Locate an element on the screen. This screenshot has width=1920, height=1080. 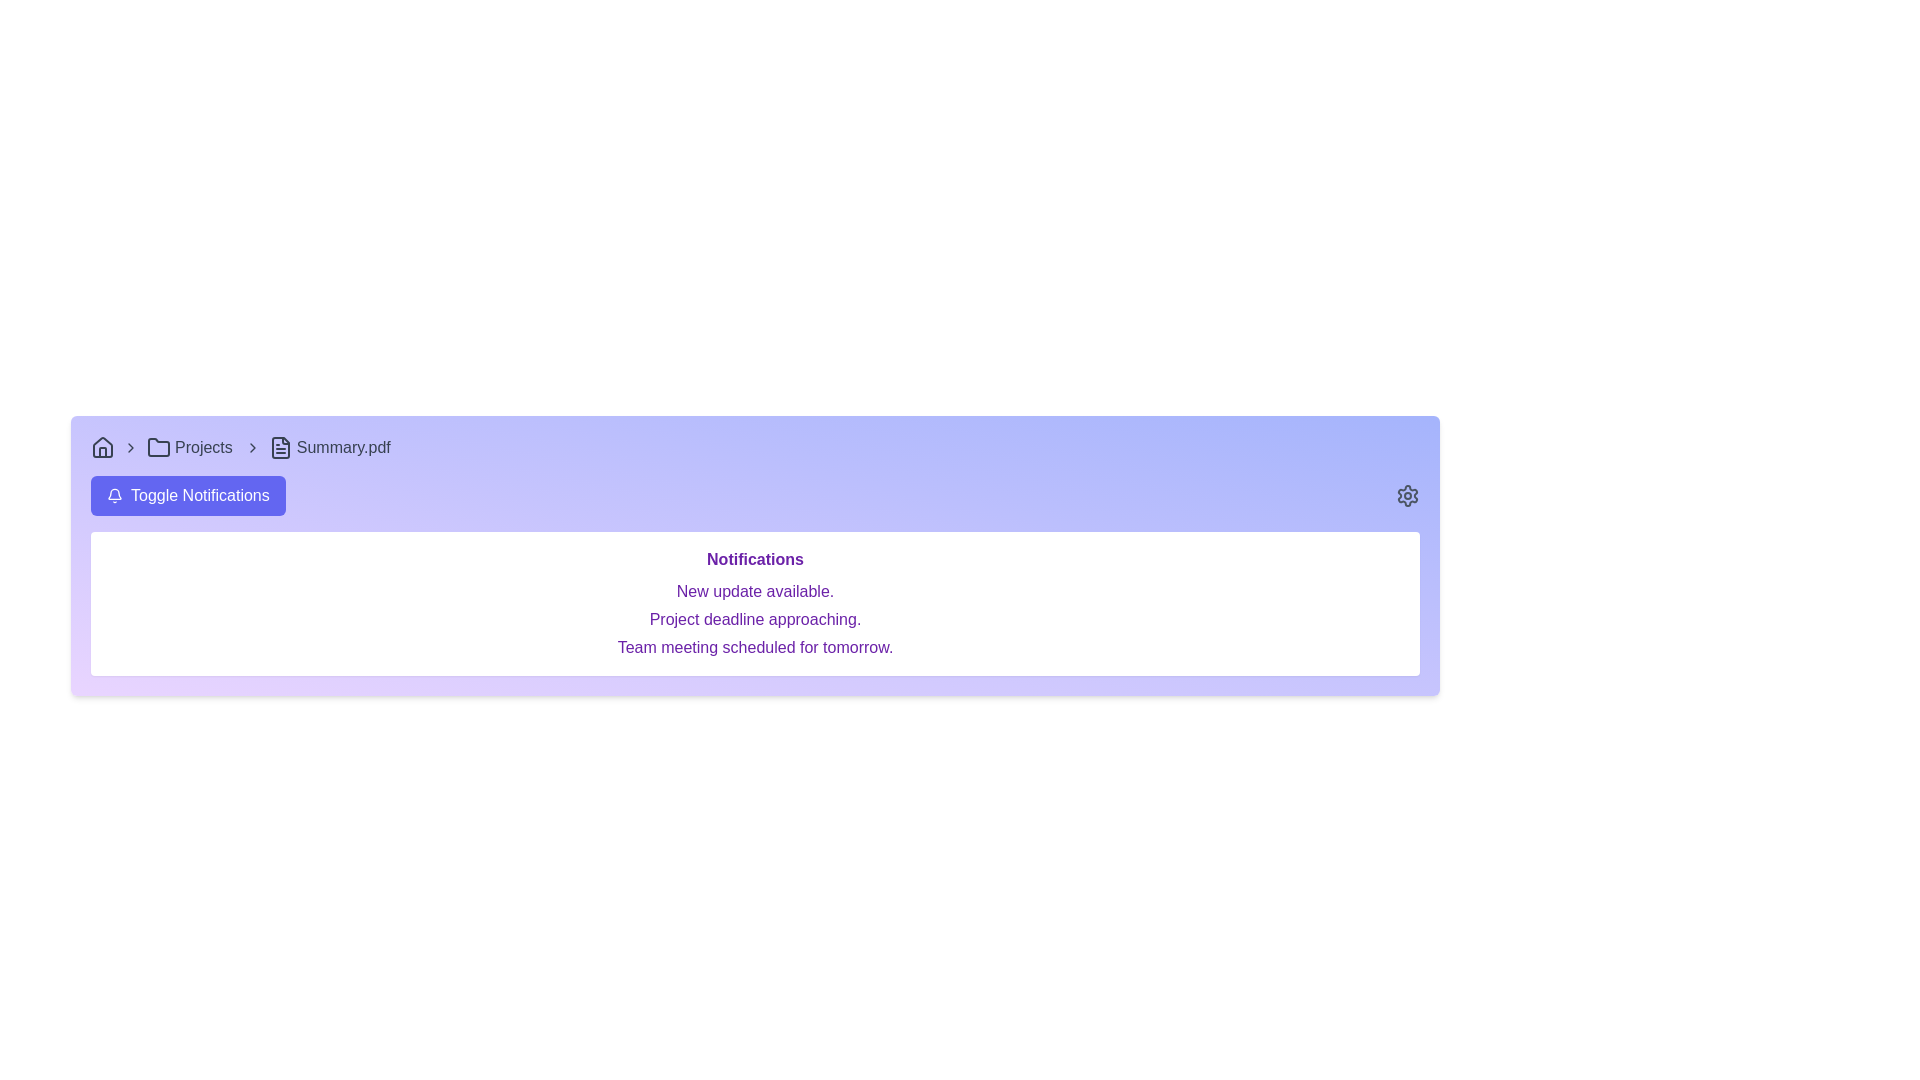
the Breadcrumb item representing the file 'Summary.pdf' is located at coordinates (331, 446).